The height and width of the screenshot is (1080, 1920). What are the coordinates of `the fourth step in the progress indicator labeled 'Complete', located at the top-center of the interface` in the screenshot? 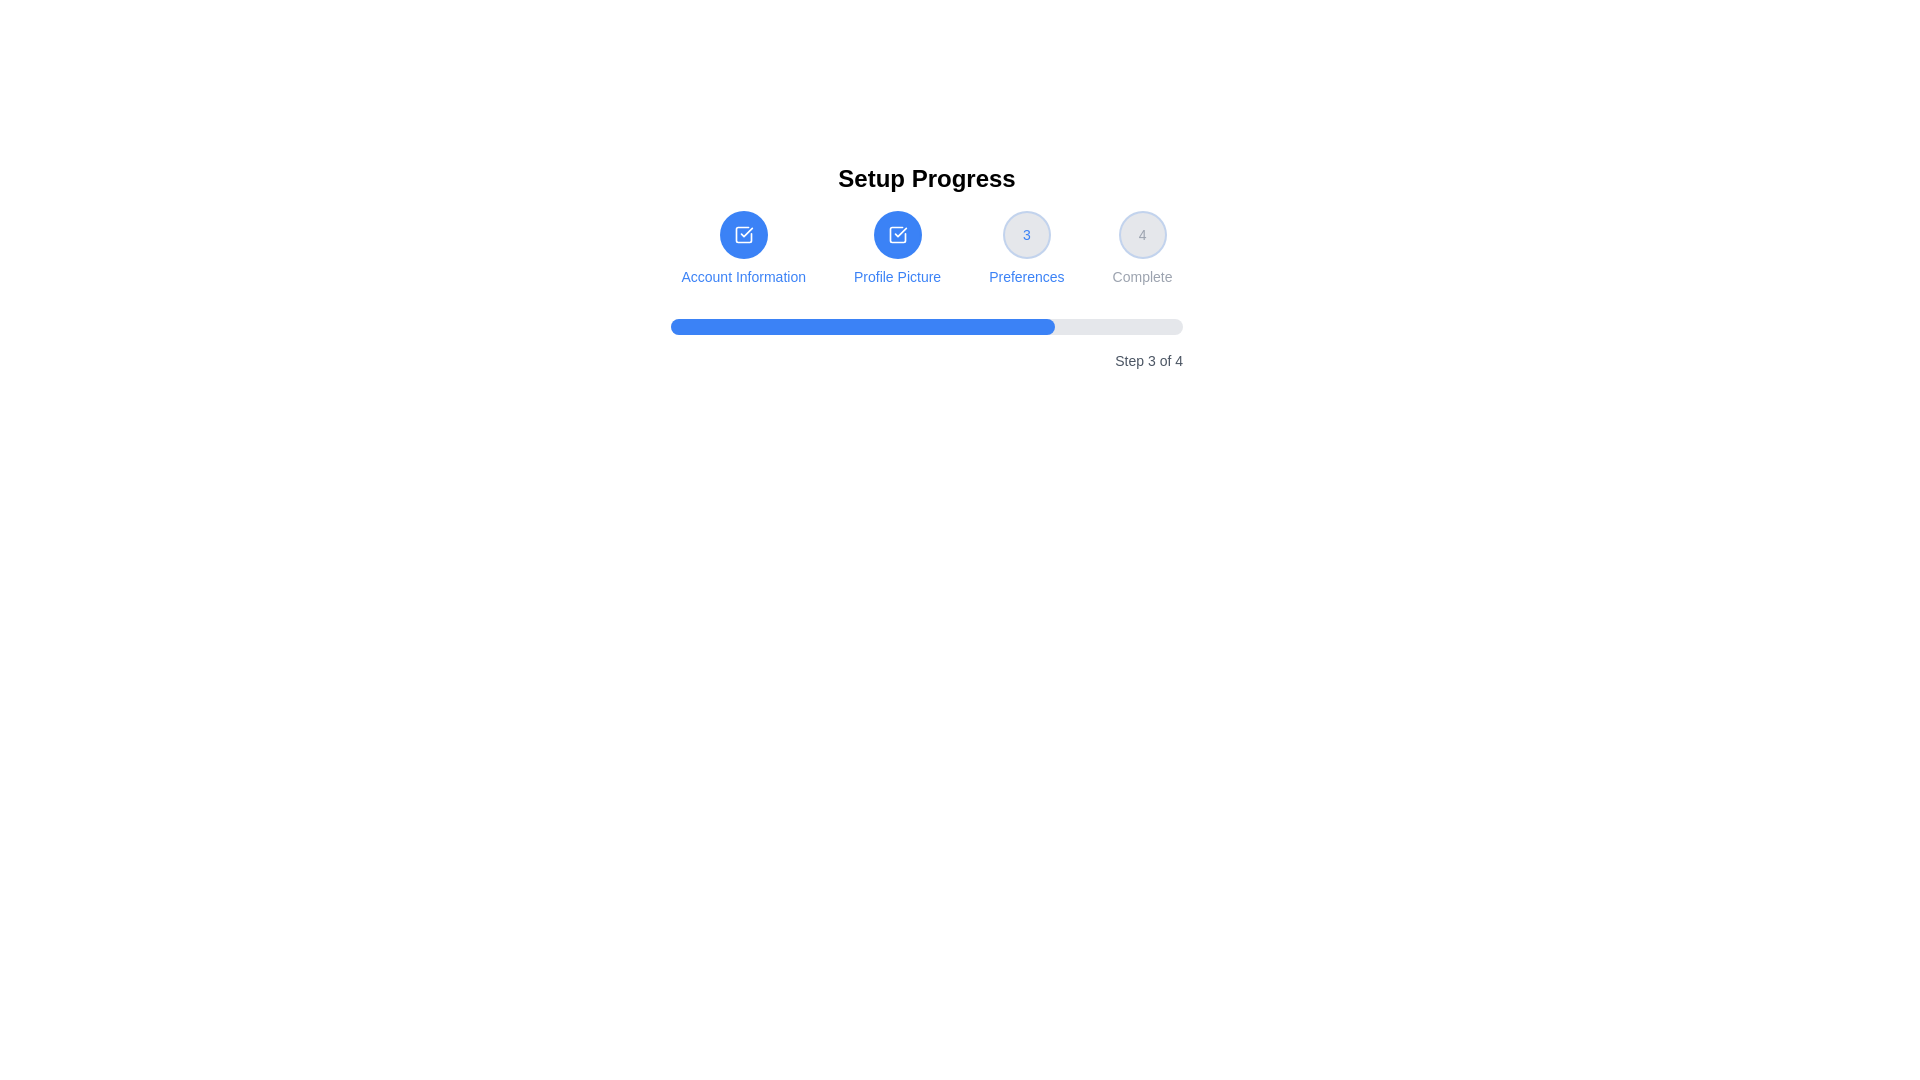 It's located at (1142, 234).